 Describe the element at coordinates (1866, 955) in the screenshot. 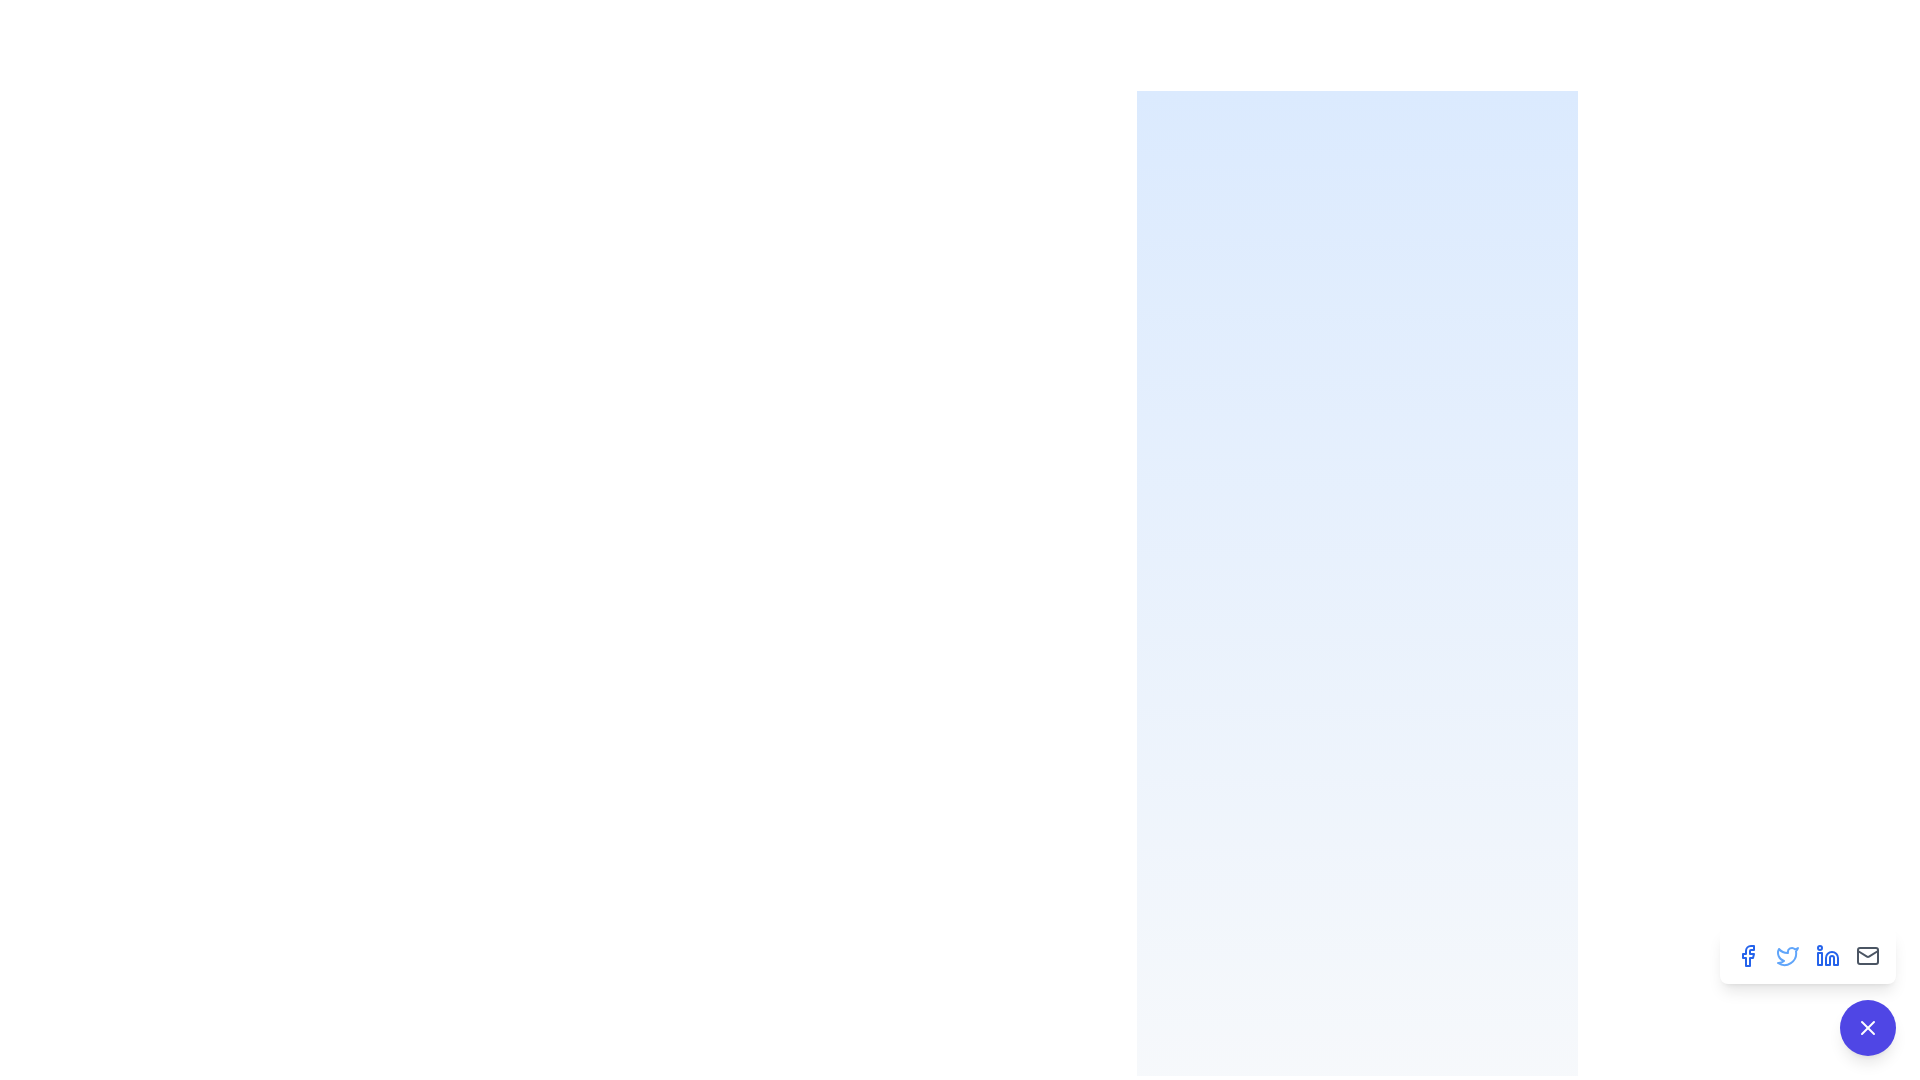

I see `the mail envelope icon button located at the bottom-right corner of the interface` at that location.